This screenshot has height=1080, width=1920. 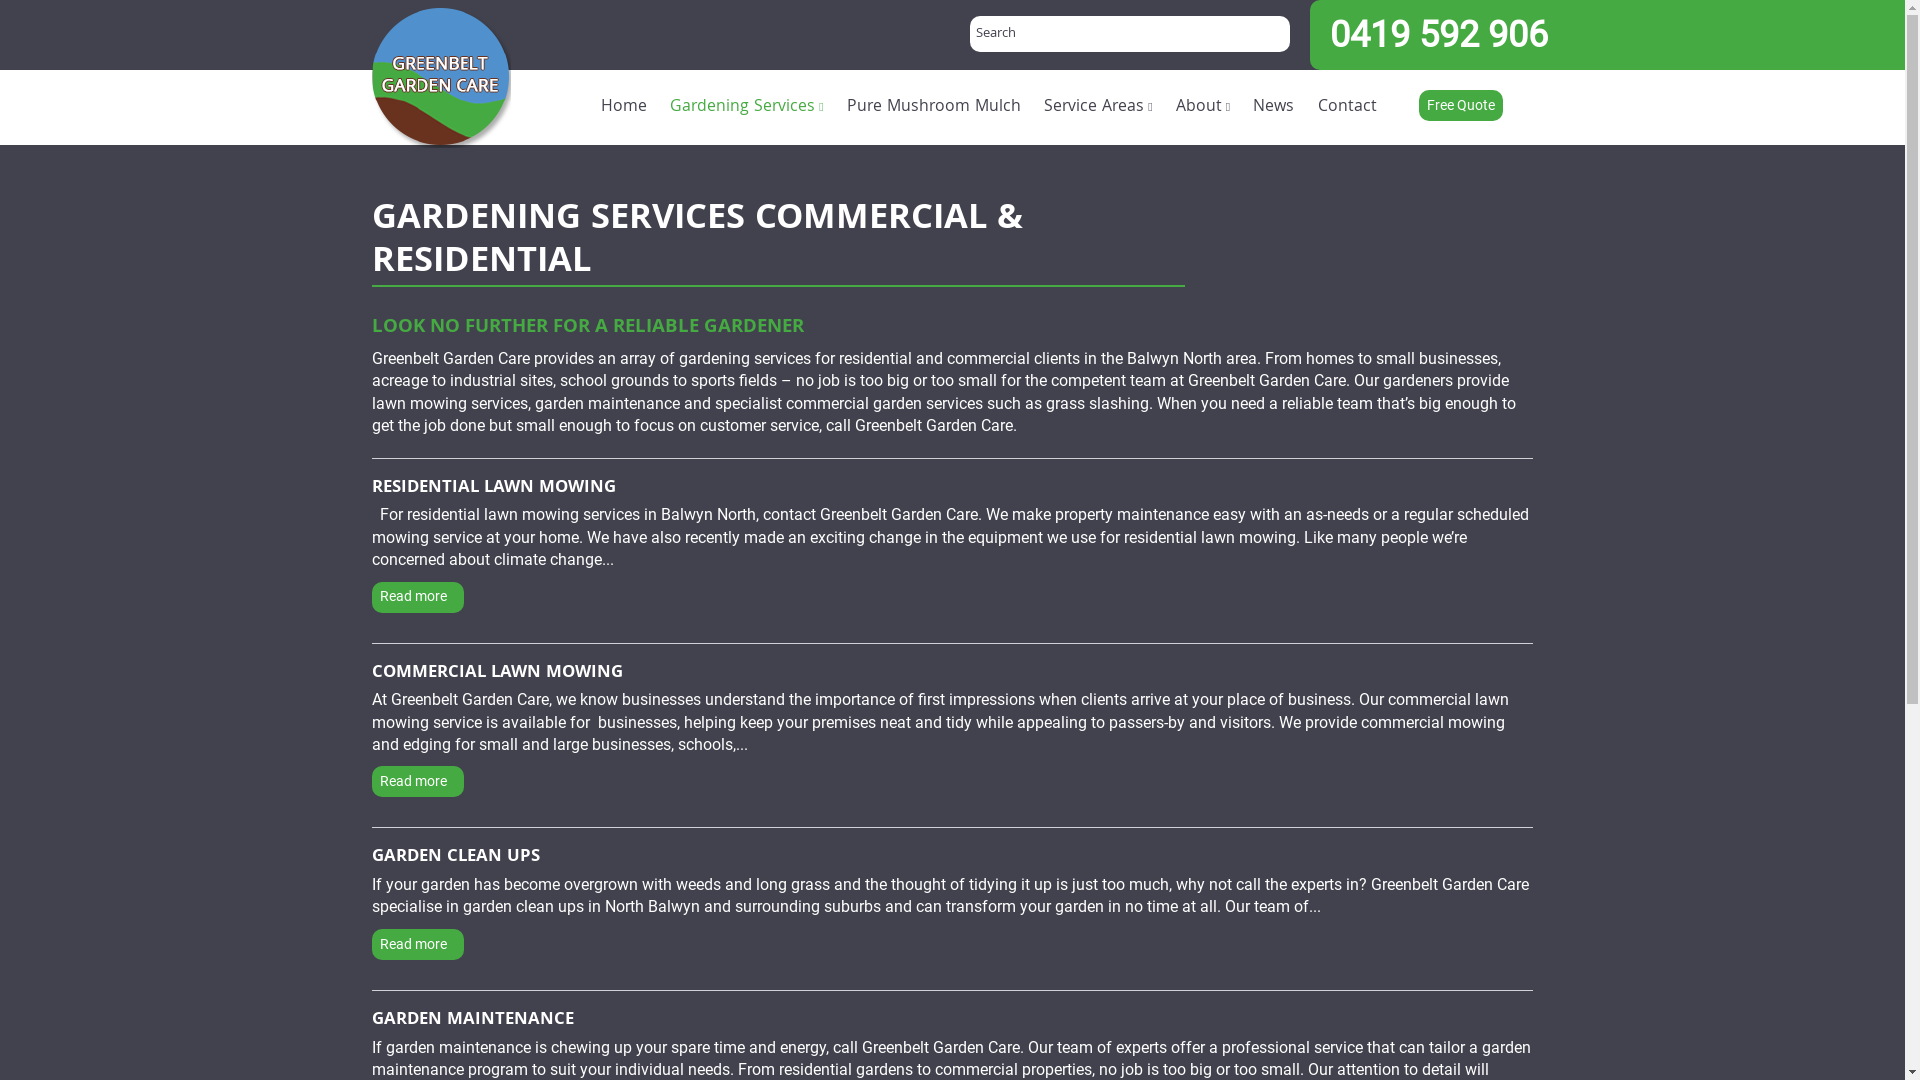 What do you see at coordinates (622, 107) in the screenshot?
I see `'Home'` at bounding box center [622, 107].